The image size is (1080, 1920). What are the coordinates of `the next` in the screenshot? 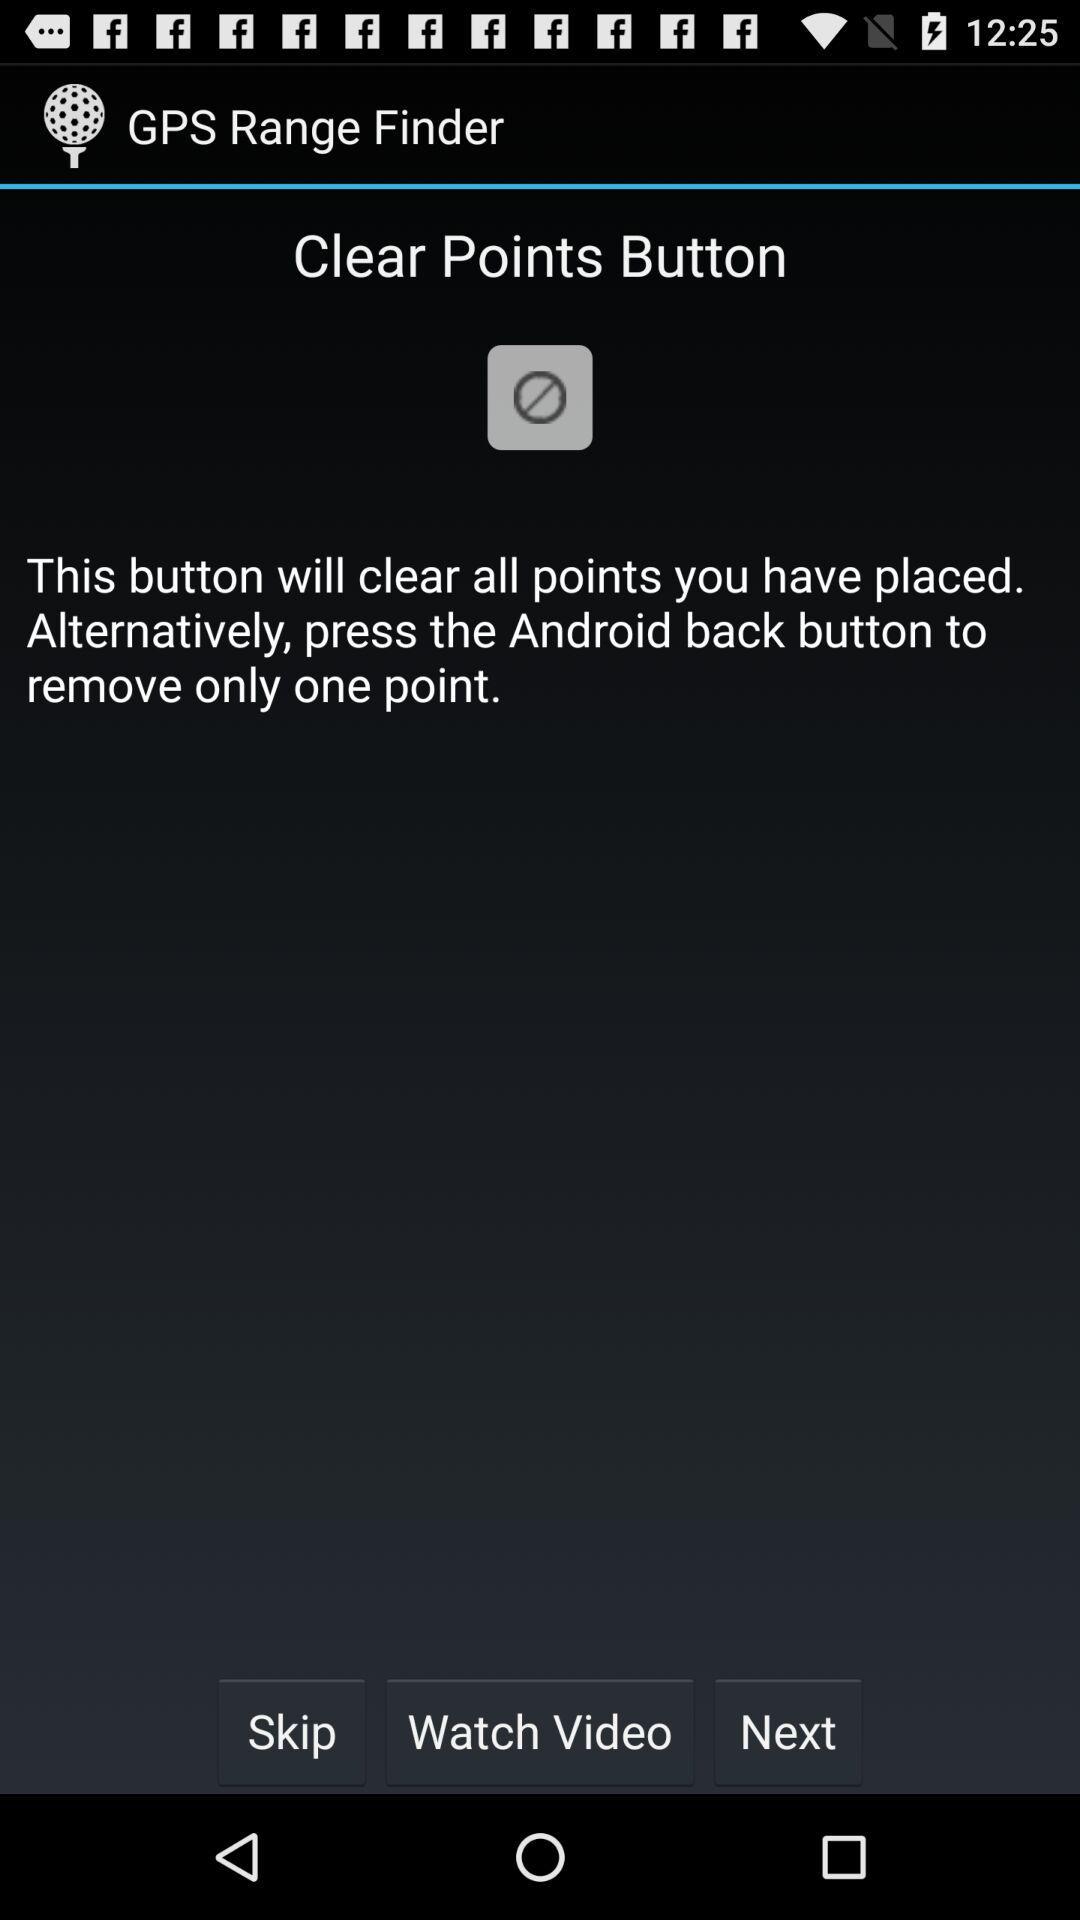 It's located at (787, 1730).